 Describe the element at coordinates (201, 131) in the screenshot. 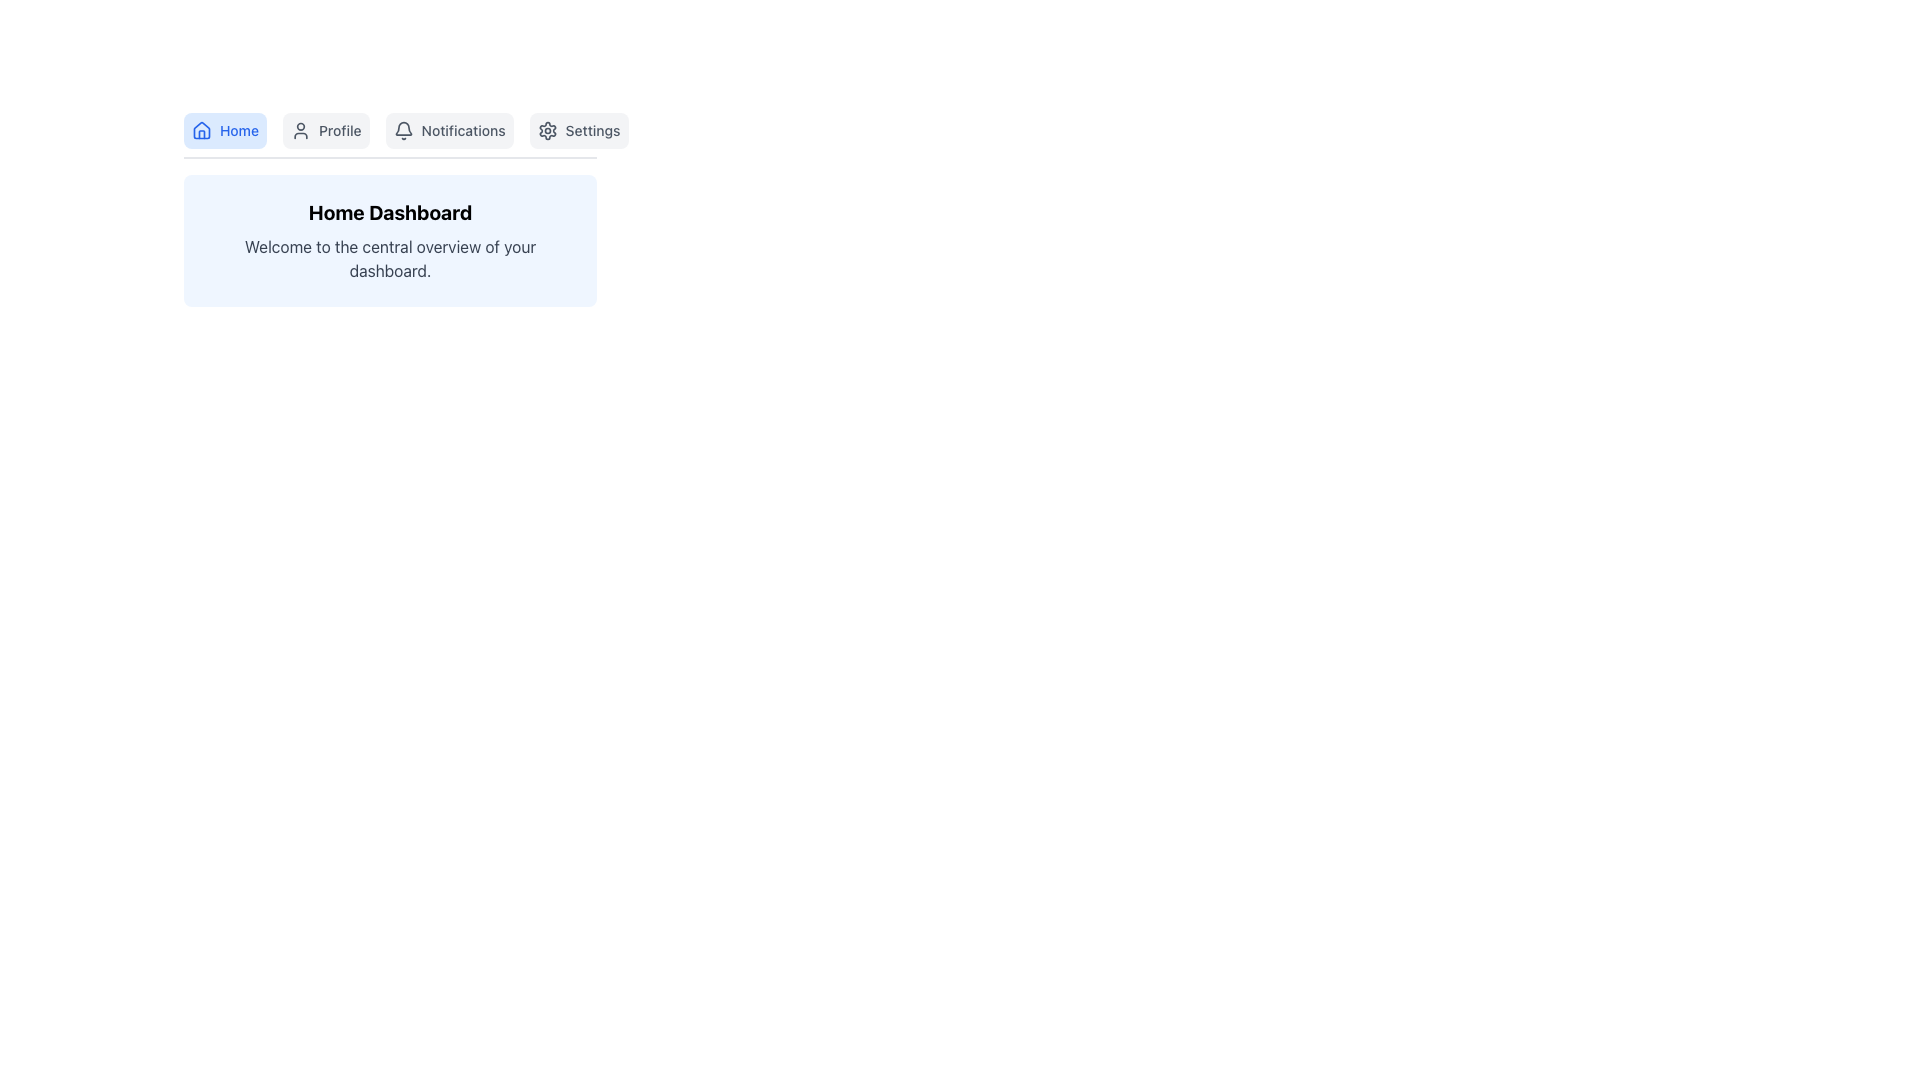

I see `the 'Home' icon located in the upper-left area of the interface` at that location.